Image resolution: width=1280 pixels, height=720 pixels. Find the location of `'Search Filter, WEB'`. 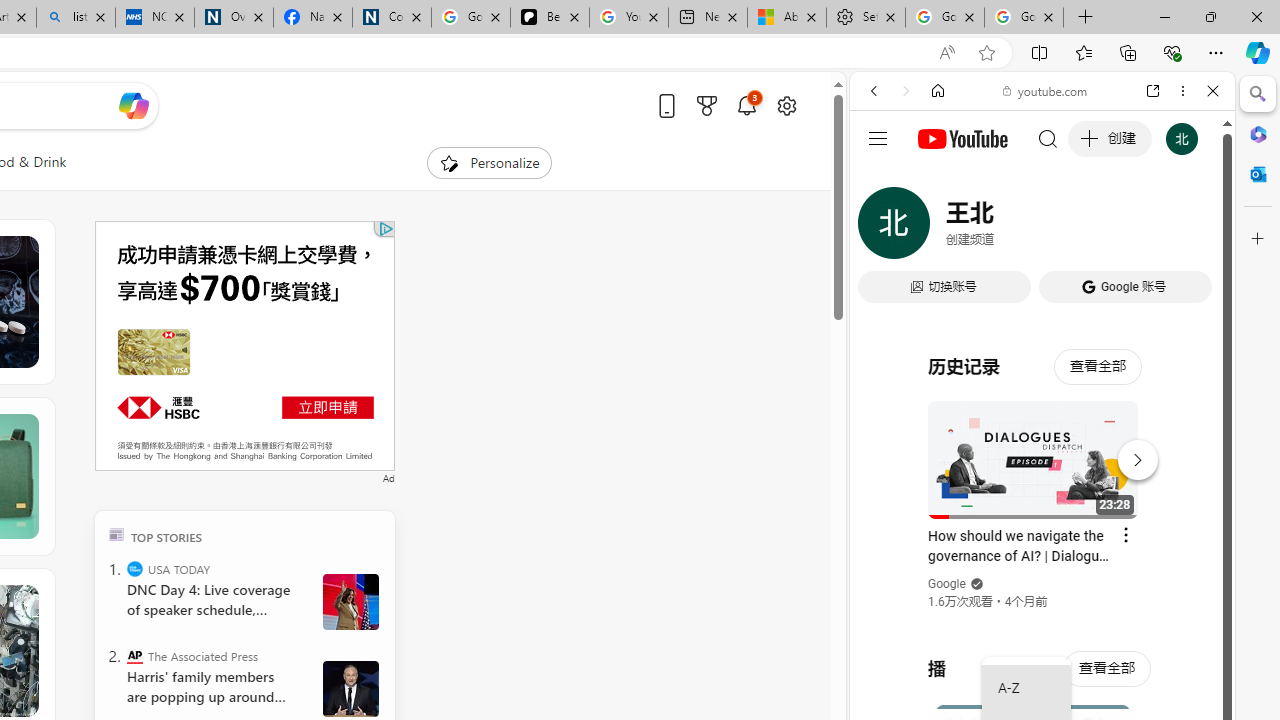

'Search Filter, WEB' is located at coordinates (881, 227).